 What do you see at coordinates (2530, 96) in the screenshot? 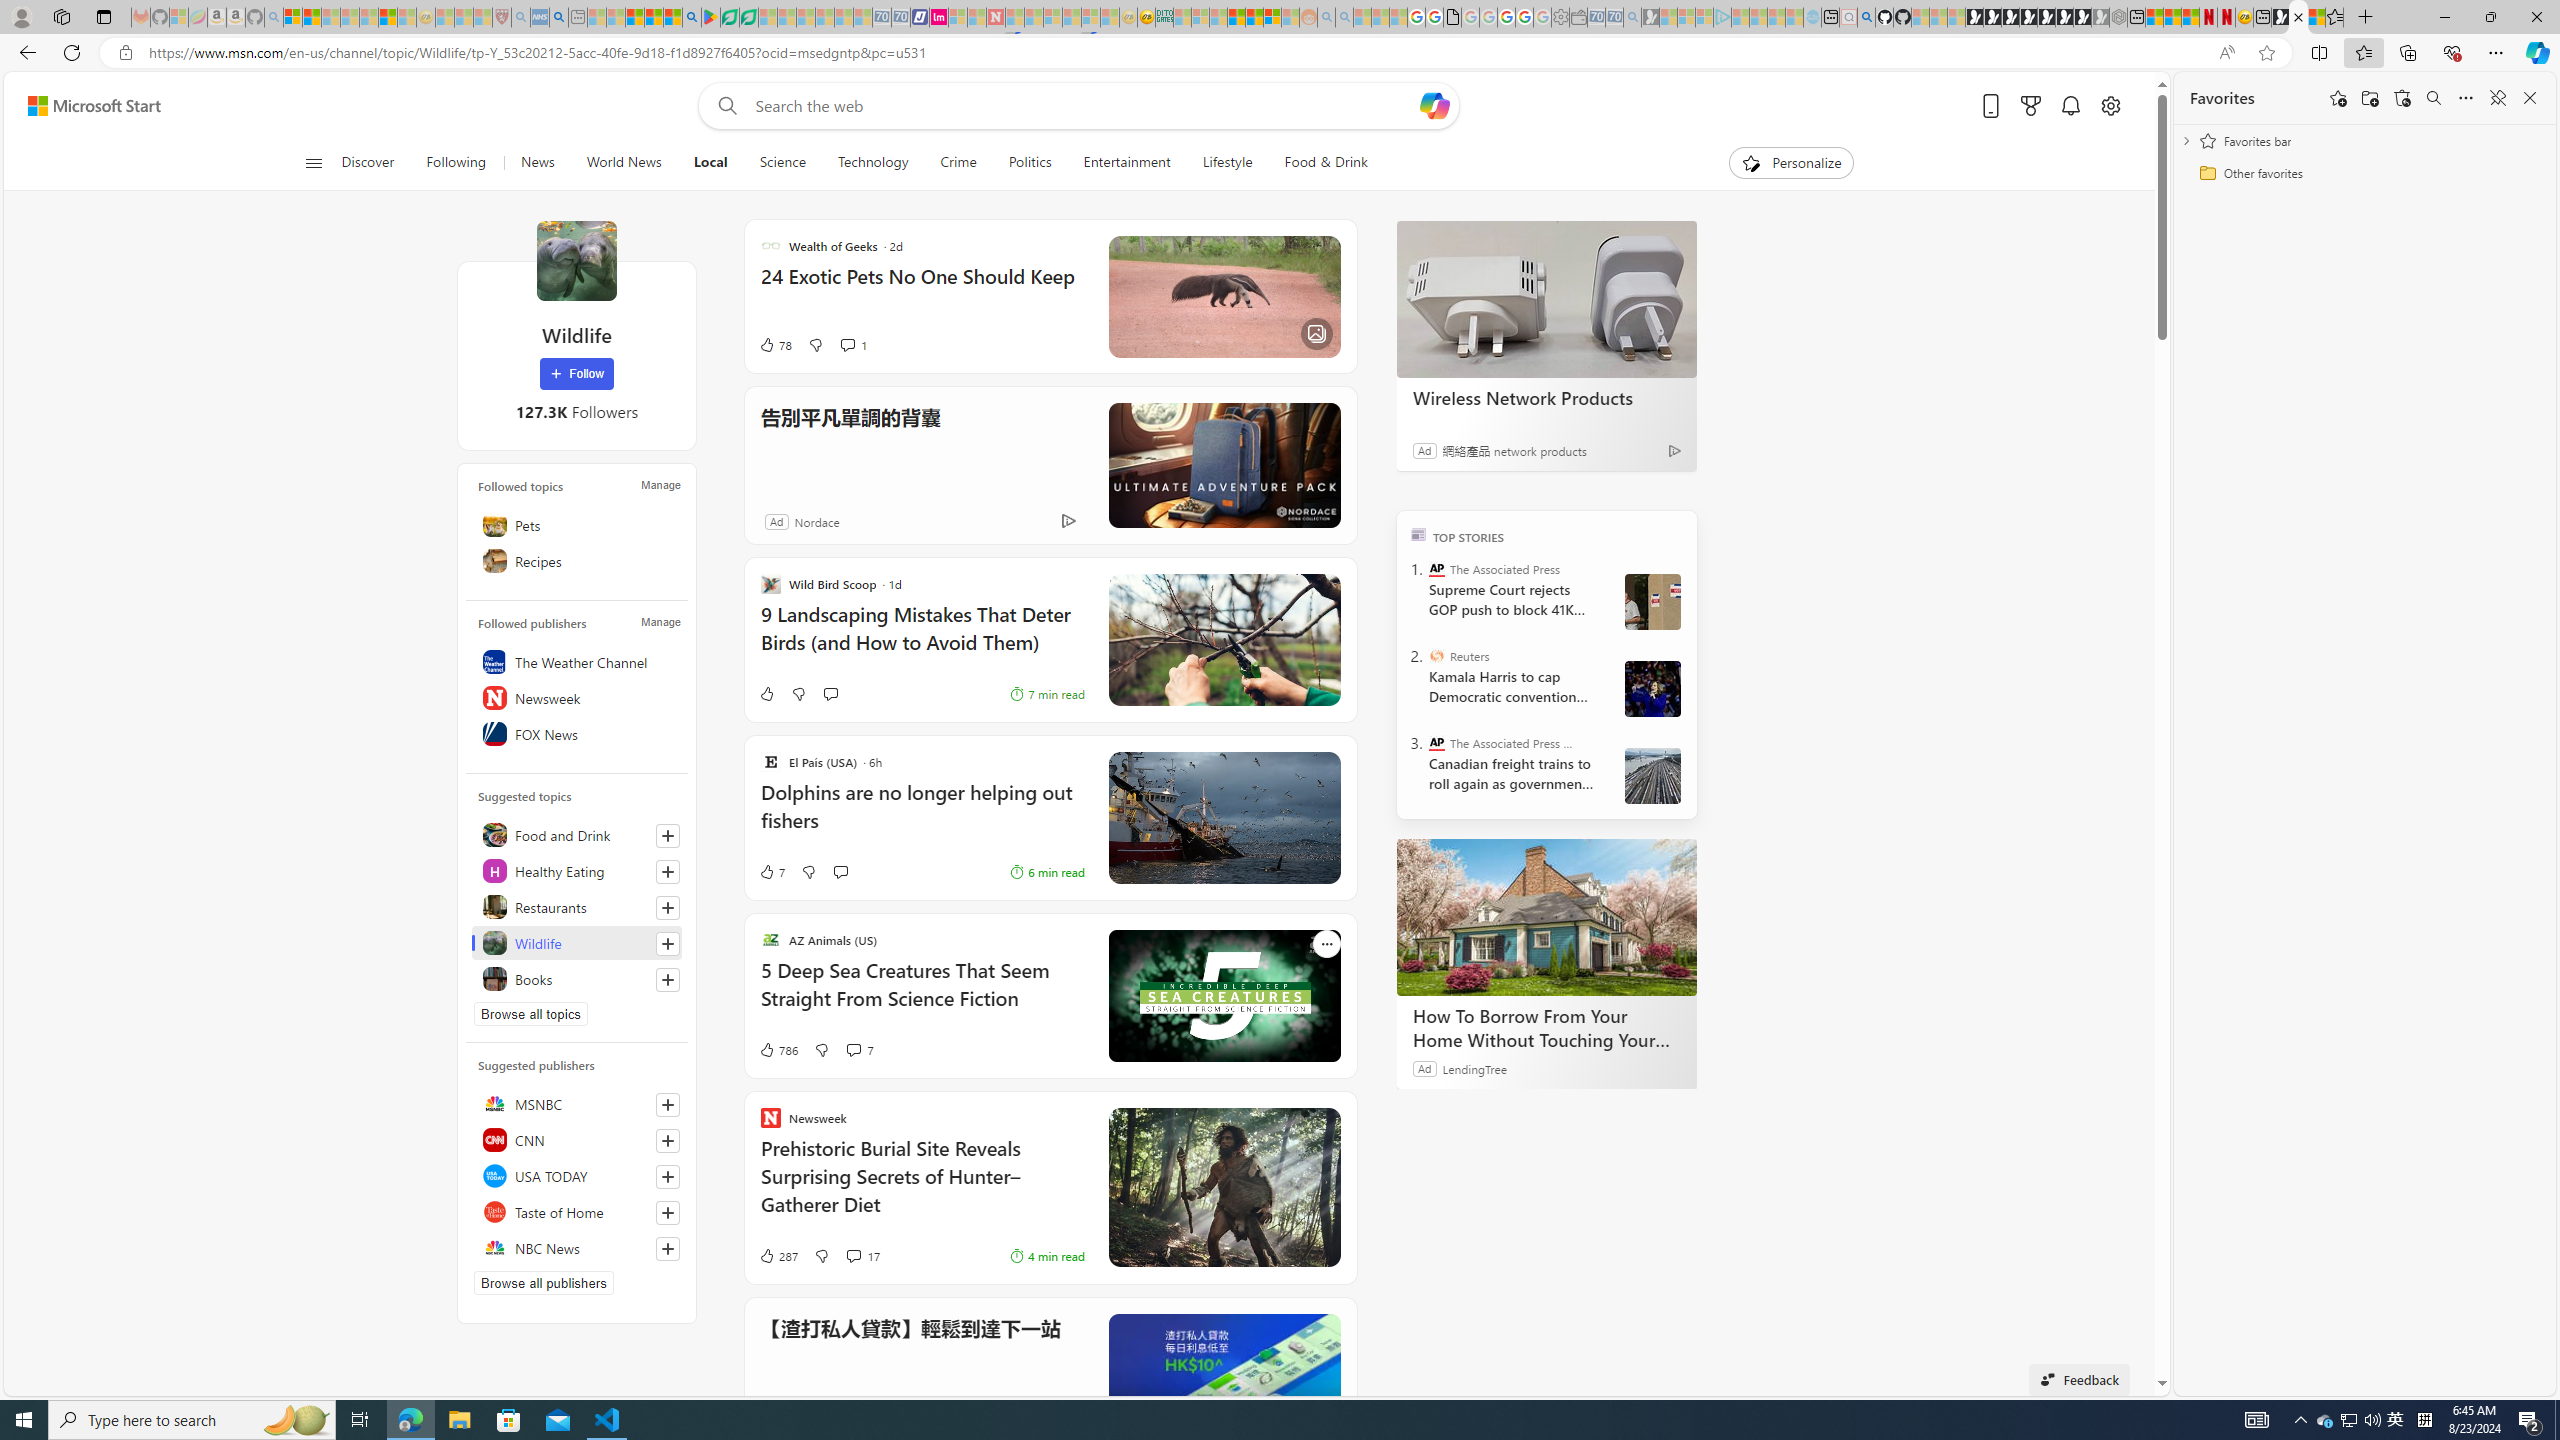
I see `'Close favorites'` at bounding box center [2530, 96].